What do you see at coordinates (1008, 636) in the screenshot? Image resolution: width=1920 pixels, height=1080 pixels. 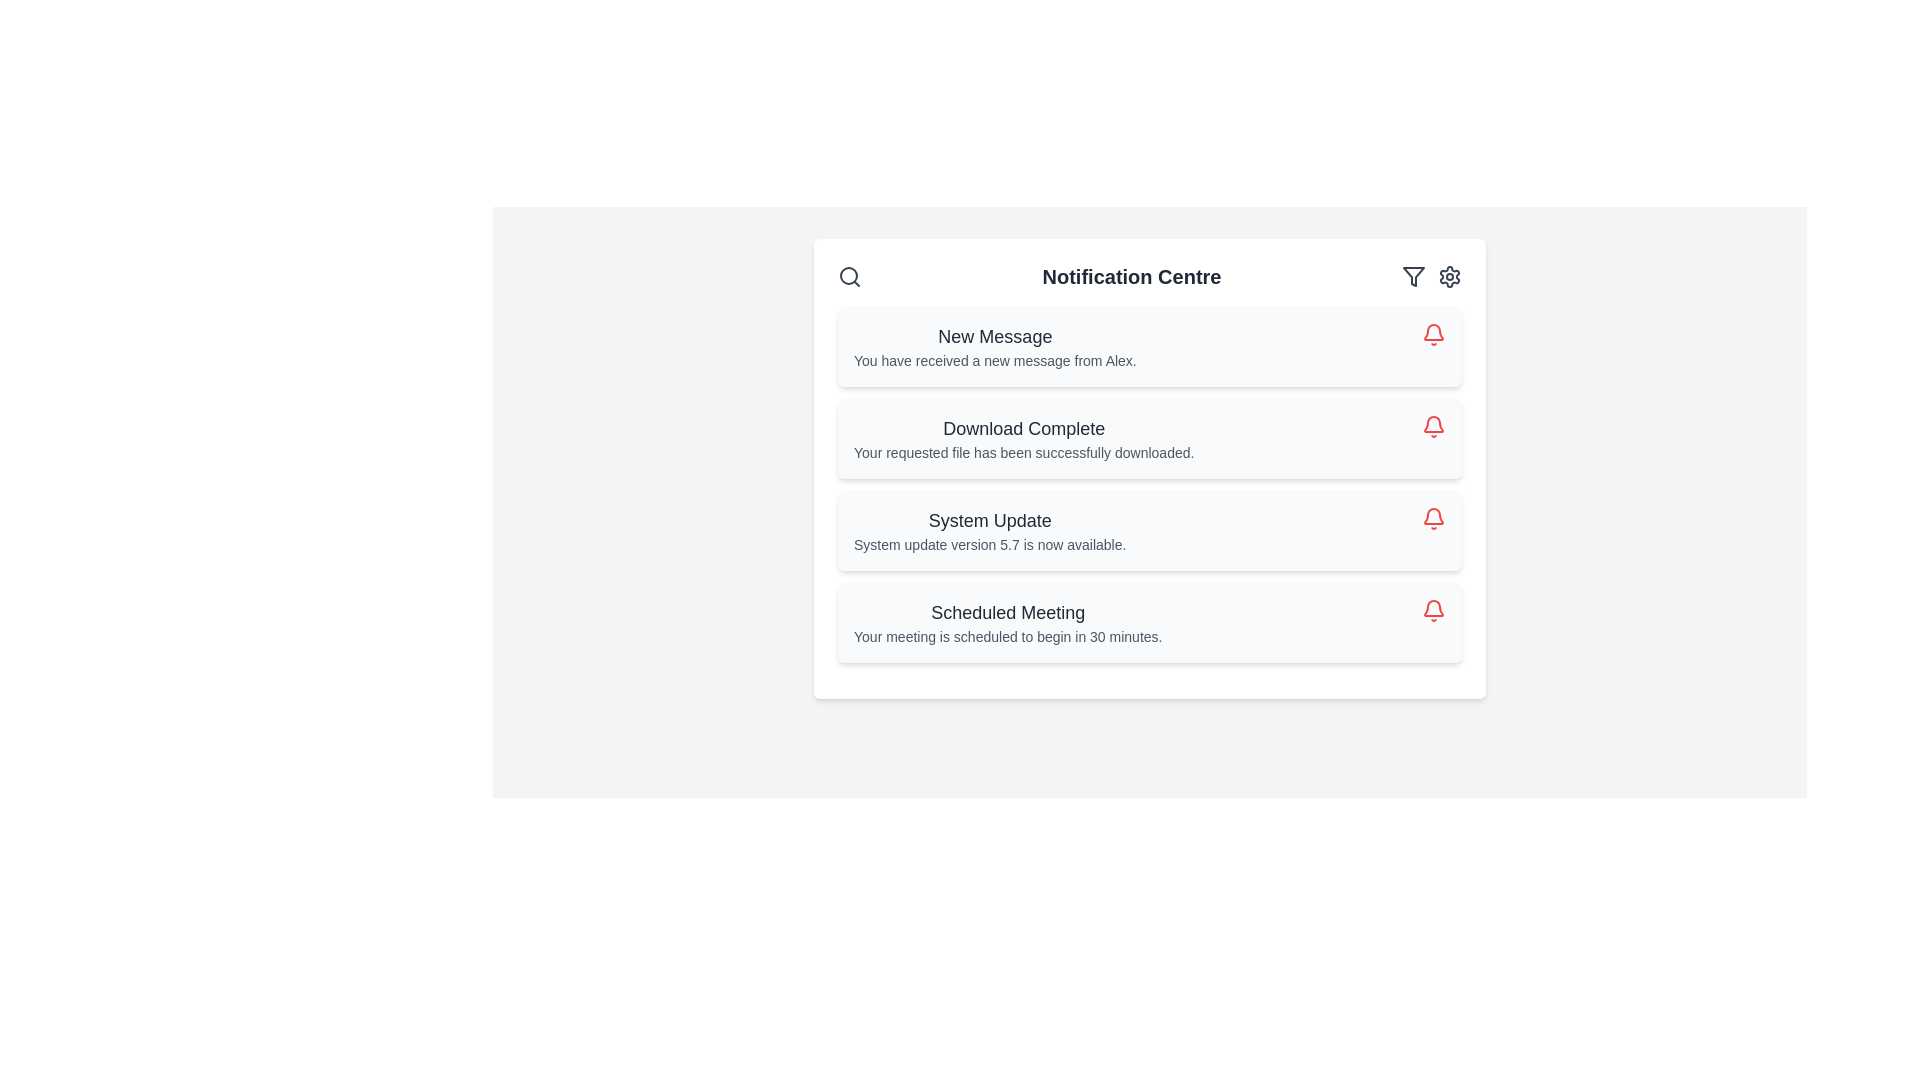 I see `the text block that provides details about the upcoming meeting within the 'Scheduled Meeting' notification card` at bounding box center [1008, 636].